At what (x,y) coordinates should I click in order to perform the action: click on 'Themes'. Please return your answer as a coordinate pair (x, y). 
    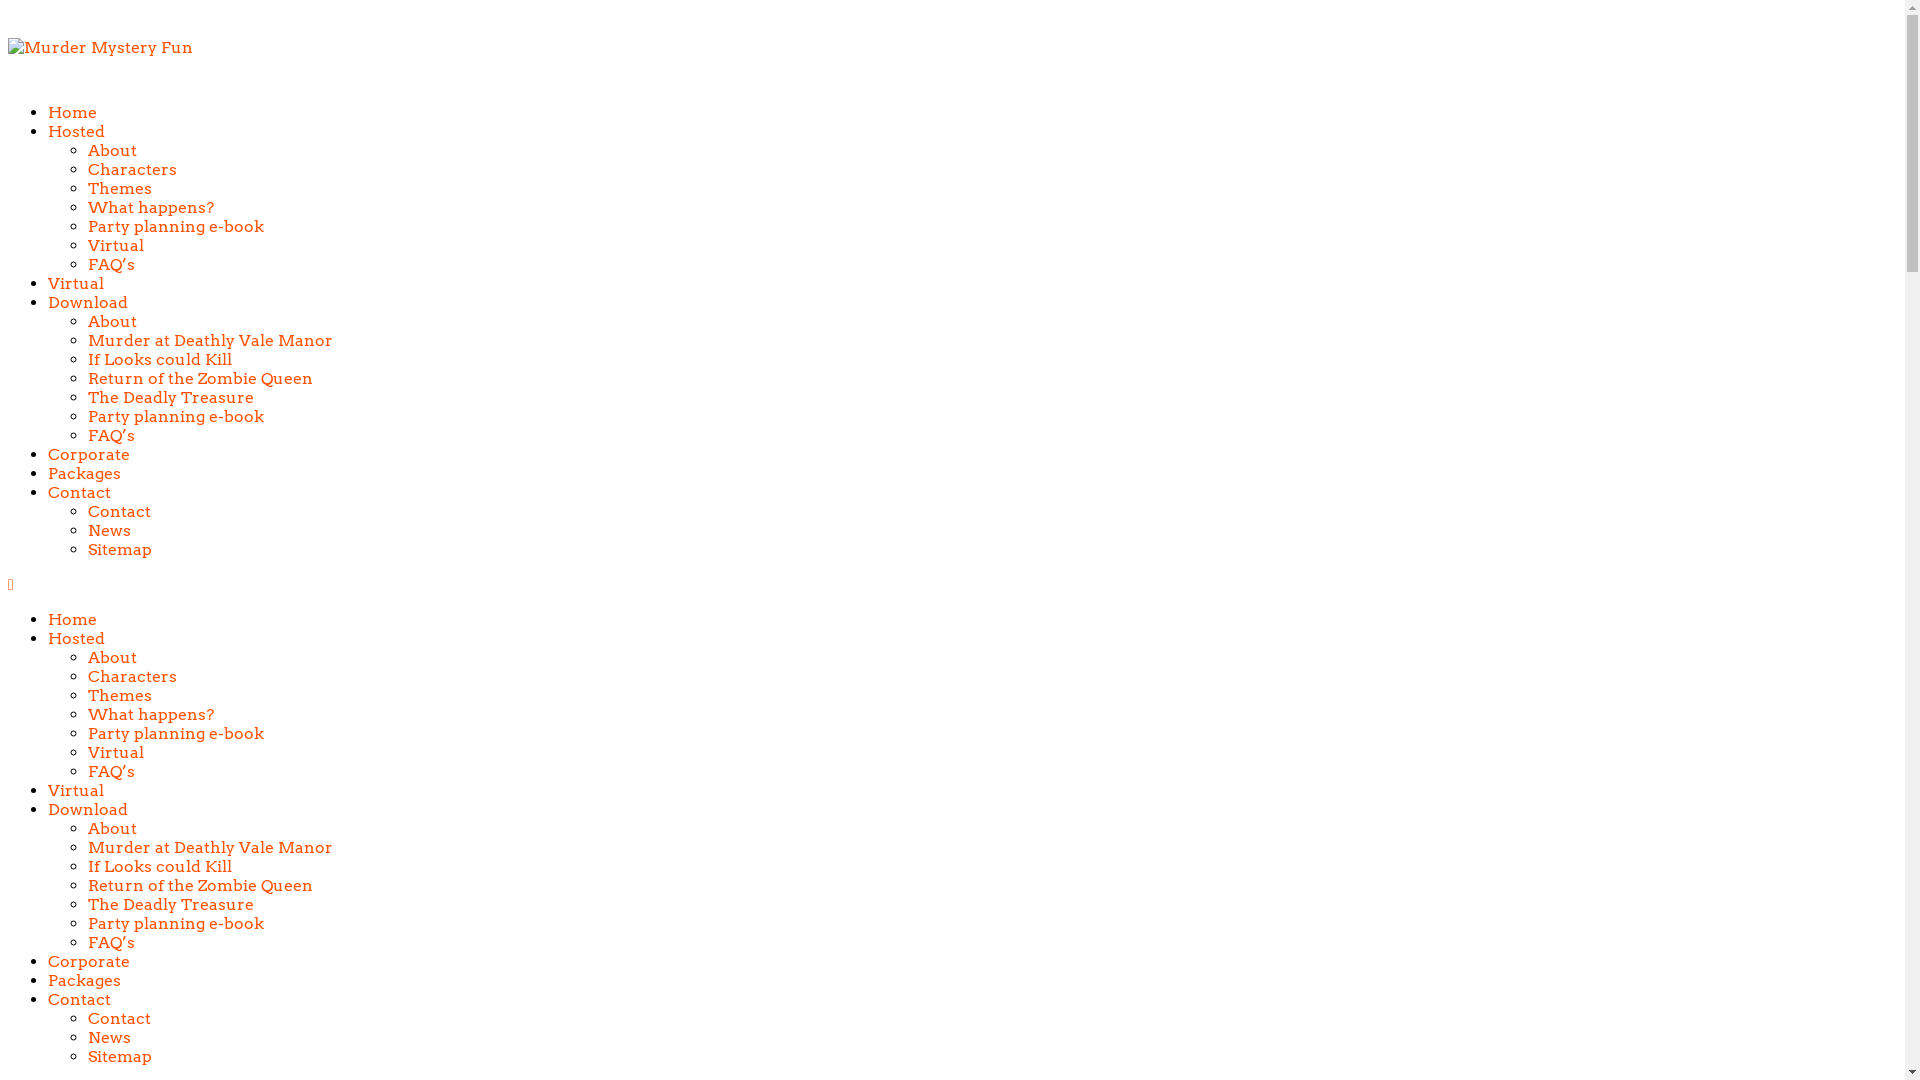
    Looking at the image, I should click on (119, 188).